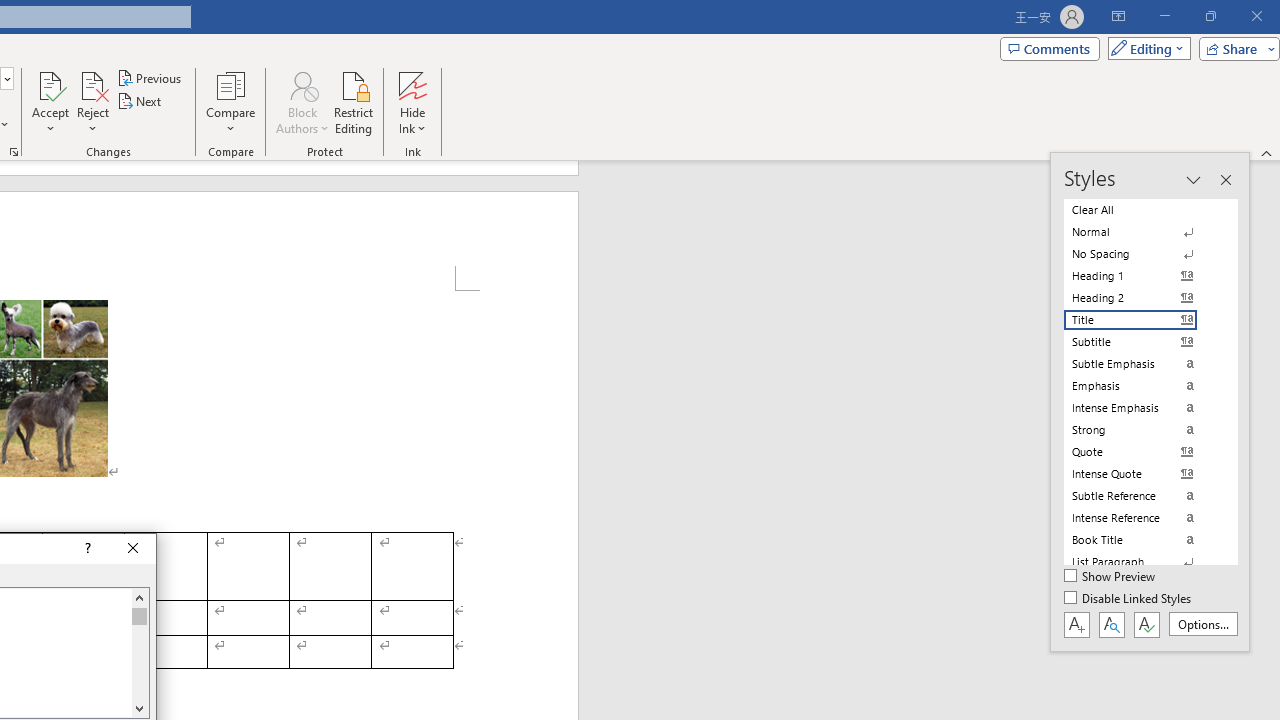  I want to click on 'Heading 2', so click(1142, 298).